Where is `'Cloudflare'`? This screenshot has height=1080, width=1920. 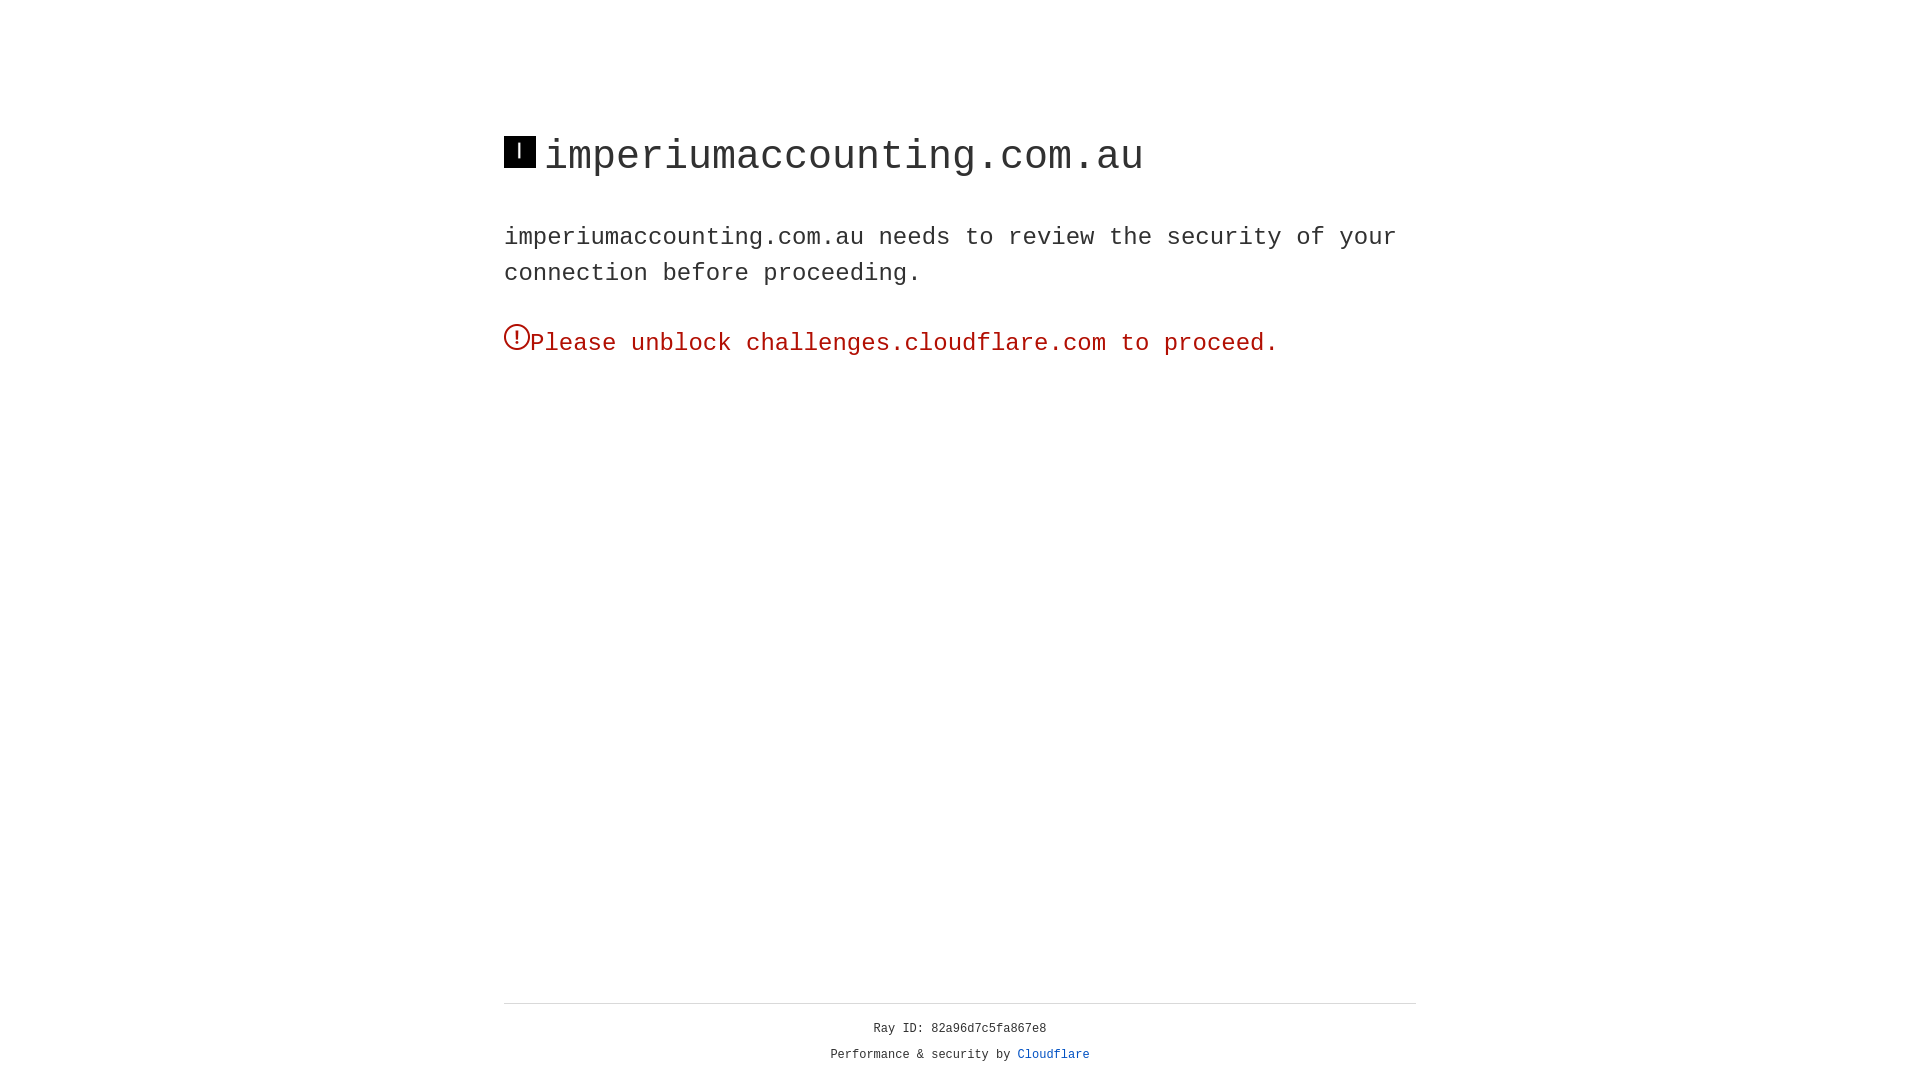 'Cloudflare' is located at coordinates (1017, 1054).